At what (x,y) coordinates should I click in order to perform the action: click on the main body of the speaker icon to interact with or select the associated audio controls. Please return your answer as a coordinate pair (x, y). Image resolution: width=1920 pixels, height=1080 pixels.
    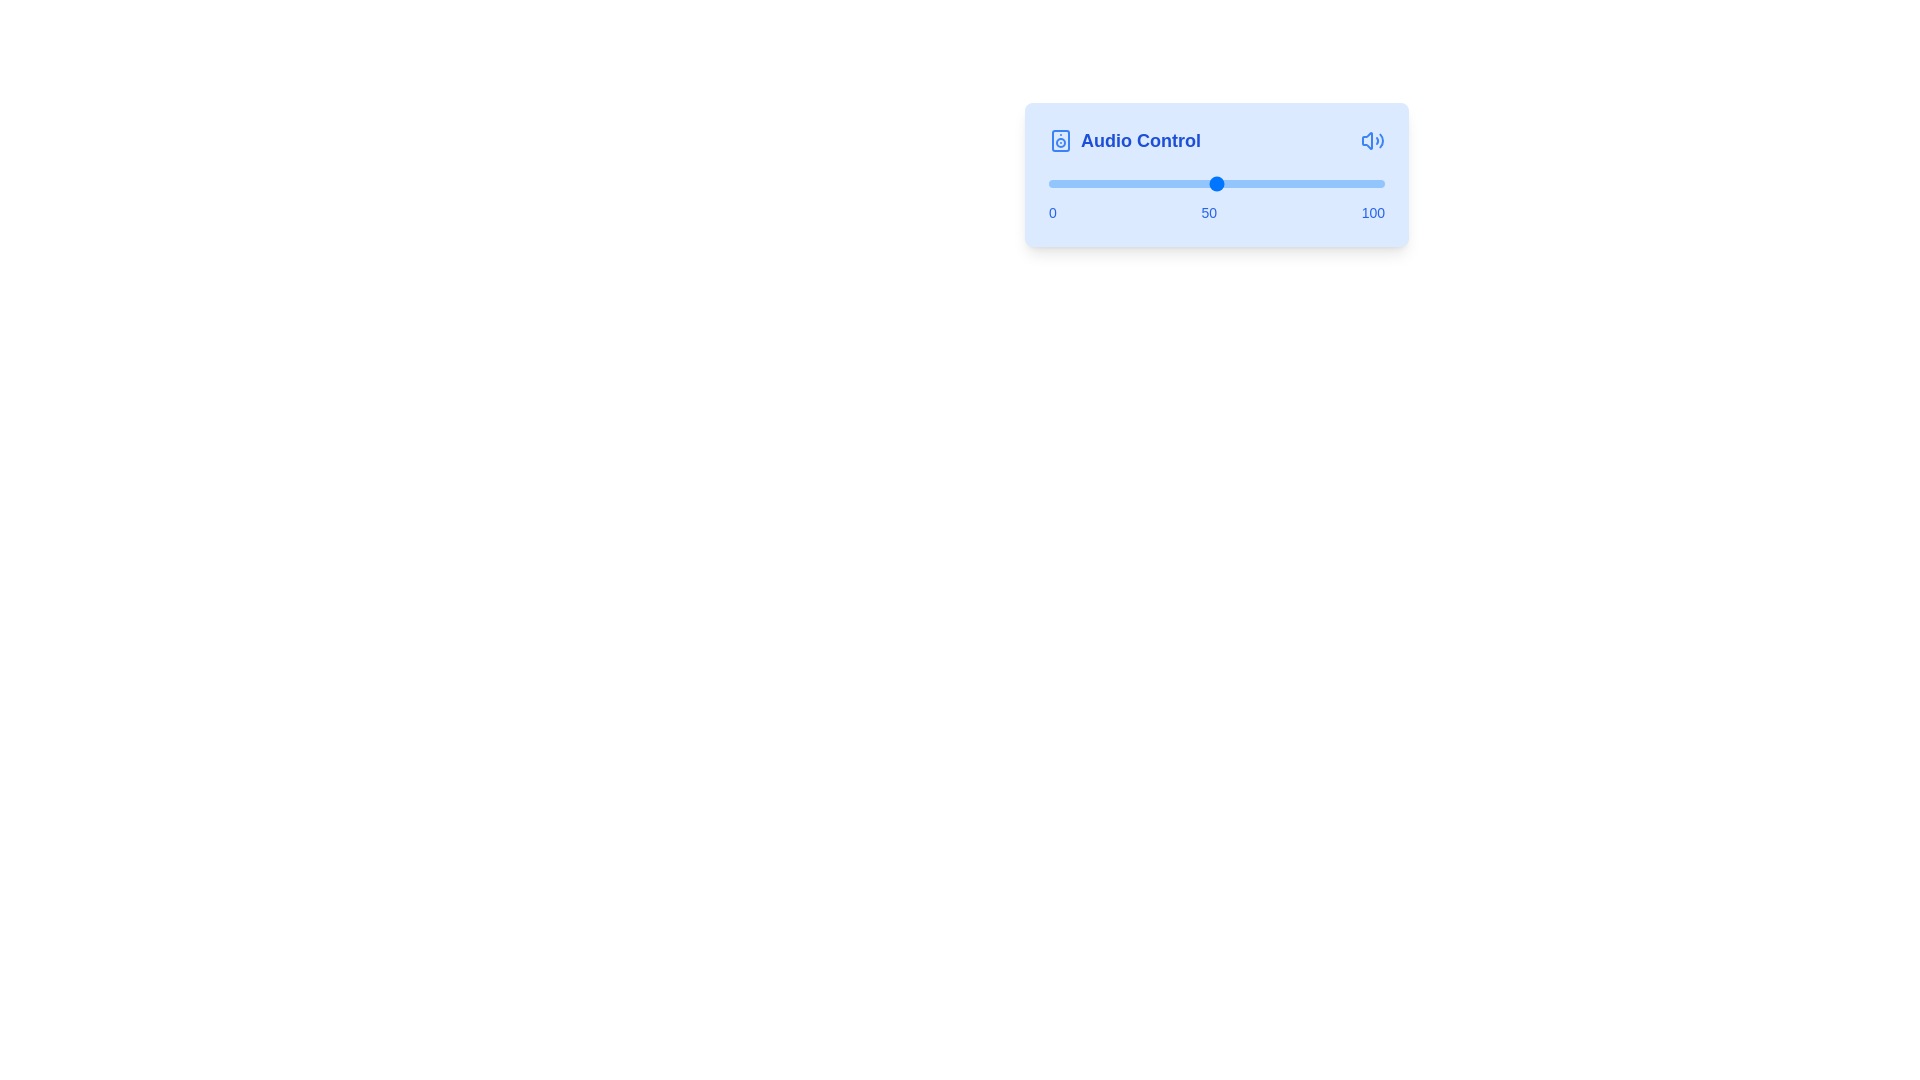
    Looking at the image, I should click on (1059, 140).